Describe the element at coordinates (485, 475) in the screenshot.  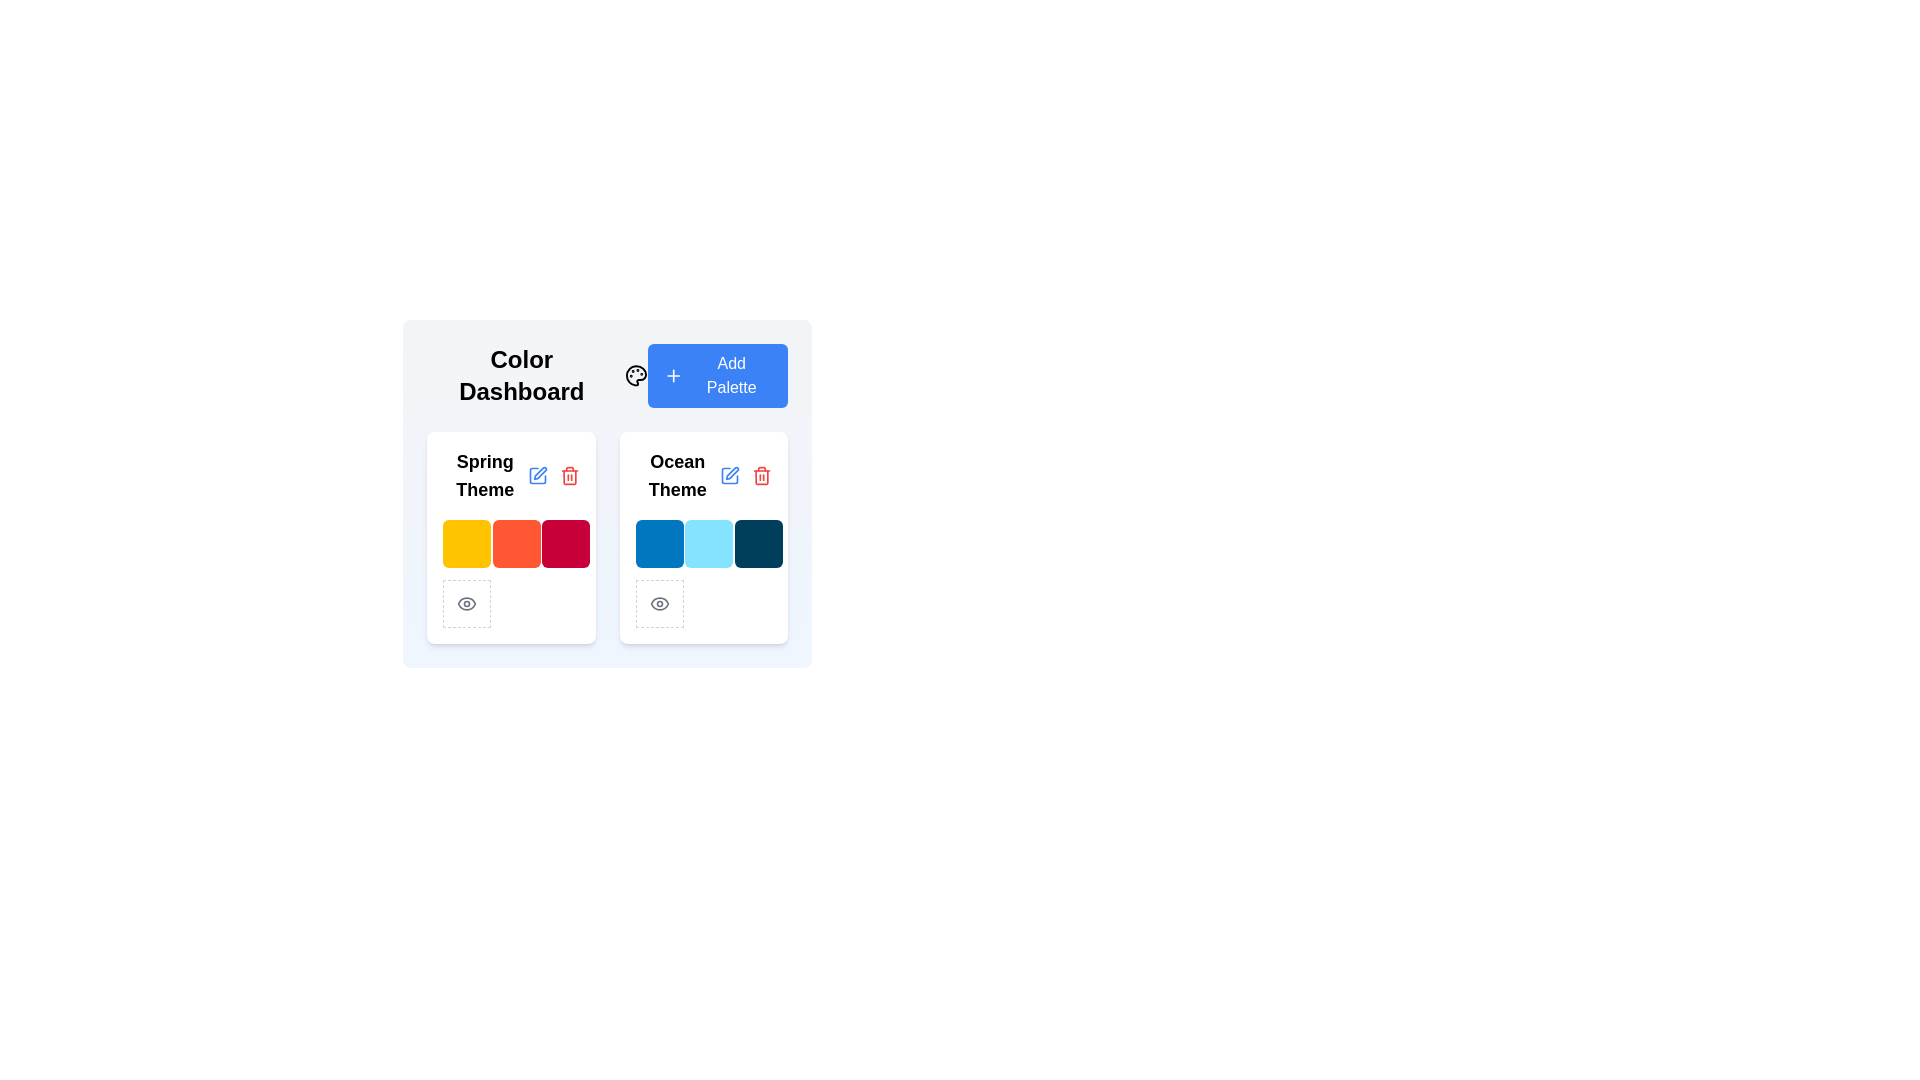
I see `the 'Spring Theme' text label located at the top portion of the first palette card under the 'Color Dashboard' heading` at that location.